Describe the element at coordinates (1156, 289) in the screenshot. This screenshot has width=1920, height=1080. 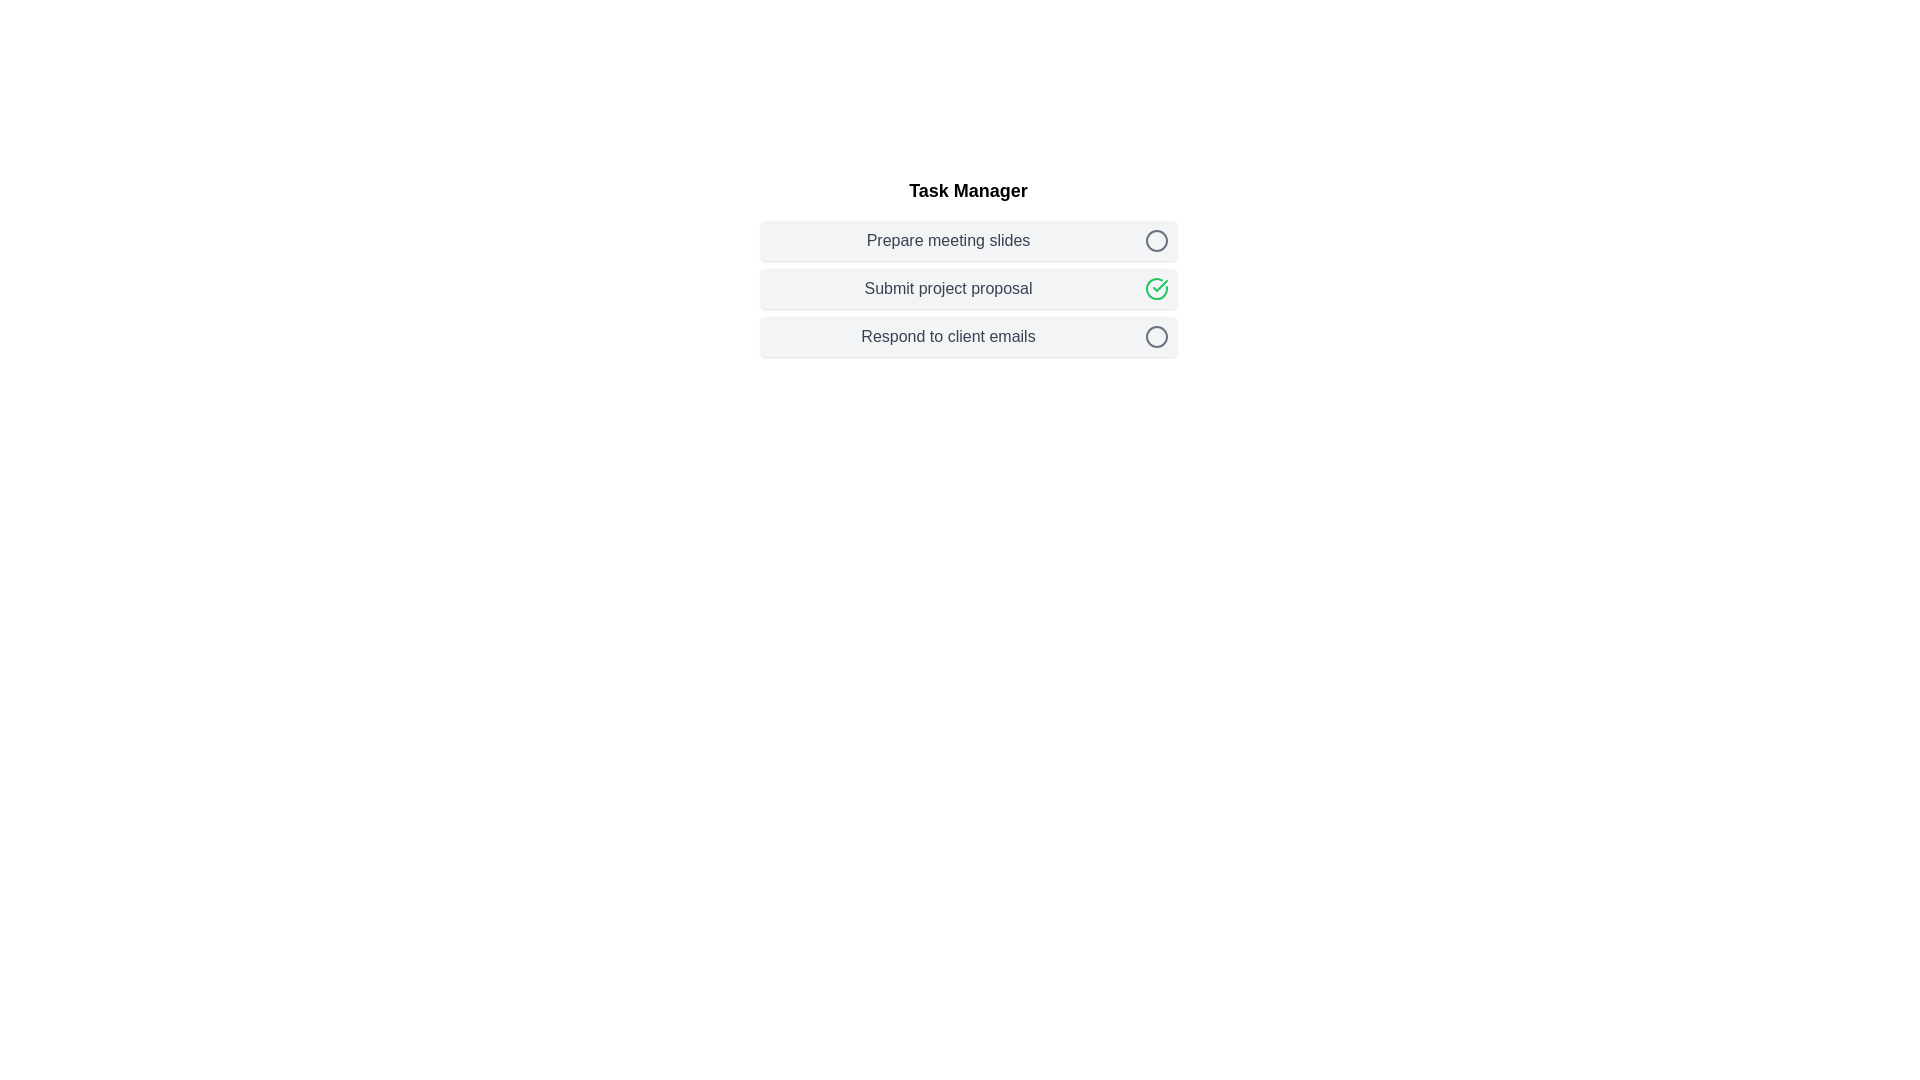
I see `the green circular icon with a checkmark in the center, located in the 'Submit project proposal' row` at that location.